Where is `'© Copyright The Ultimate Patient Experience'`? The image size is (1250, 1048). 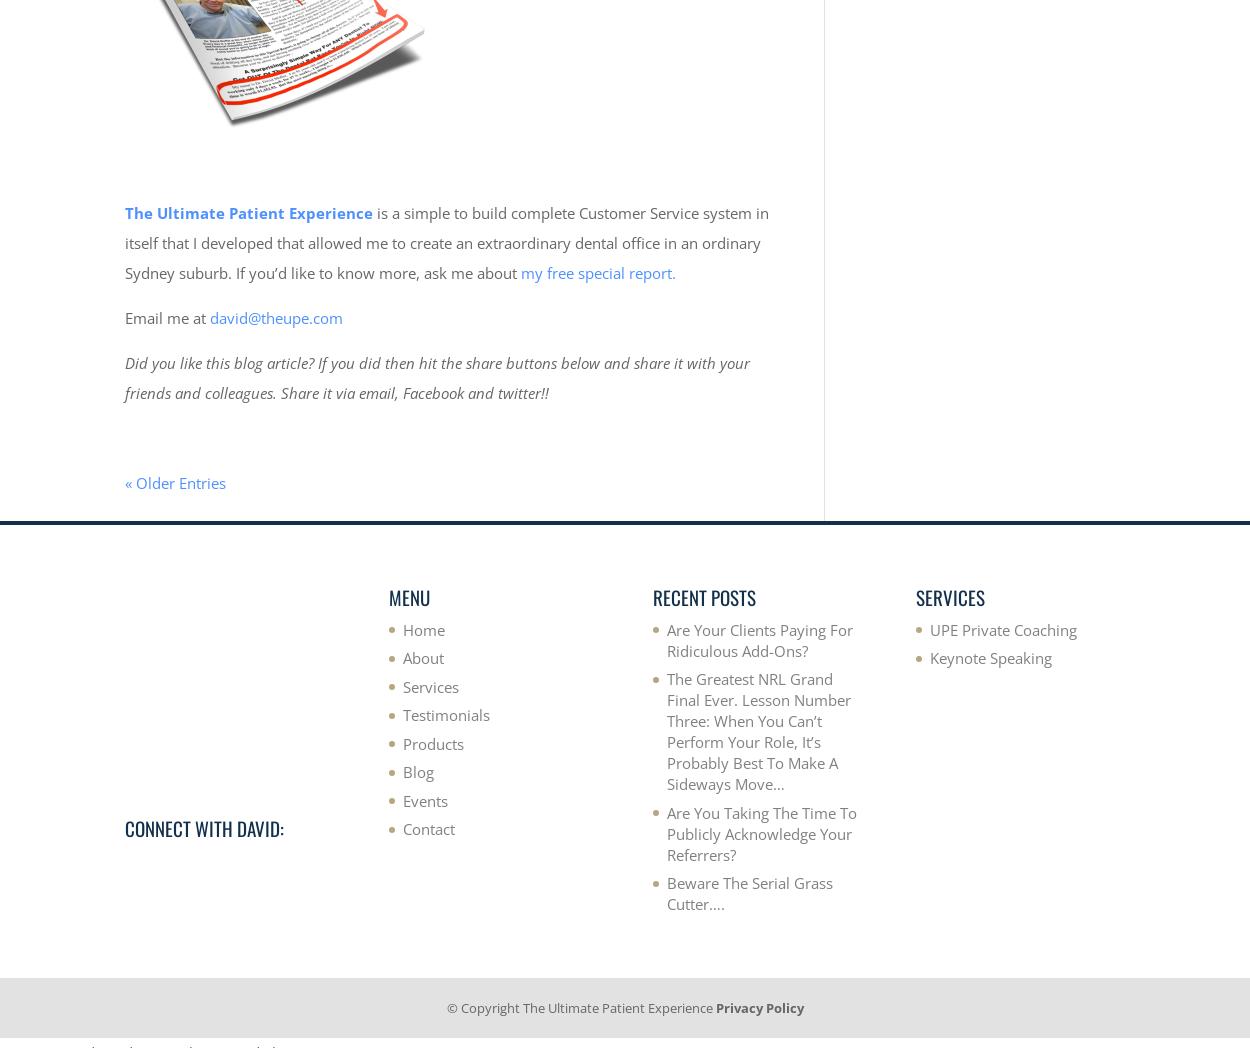 '© Copyright The Ultimate Patient Experience' is located at coordinates (579, 1007).